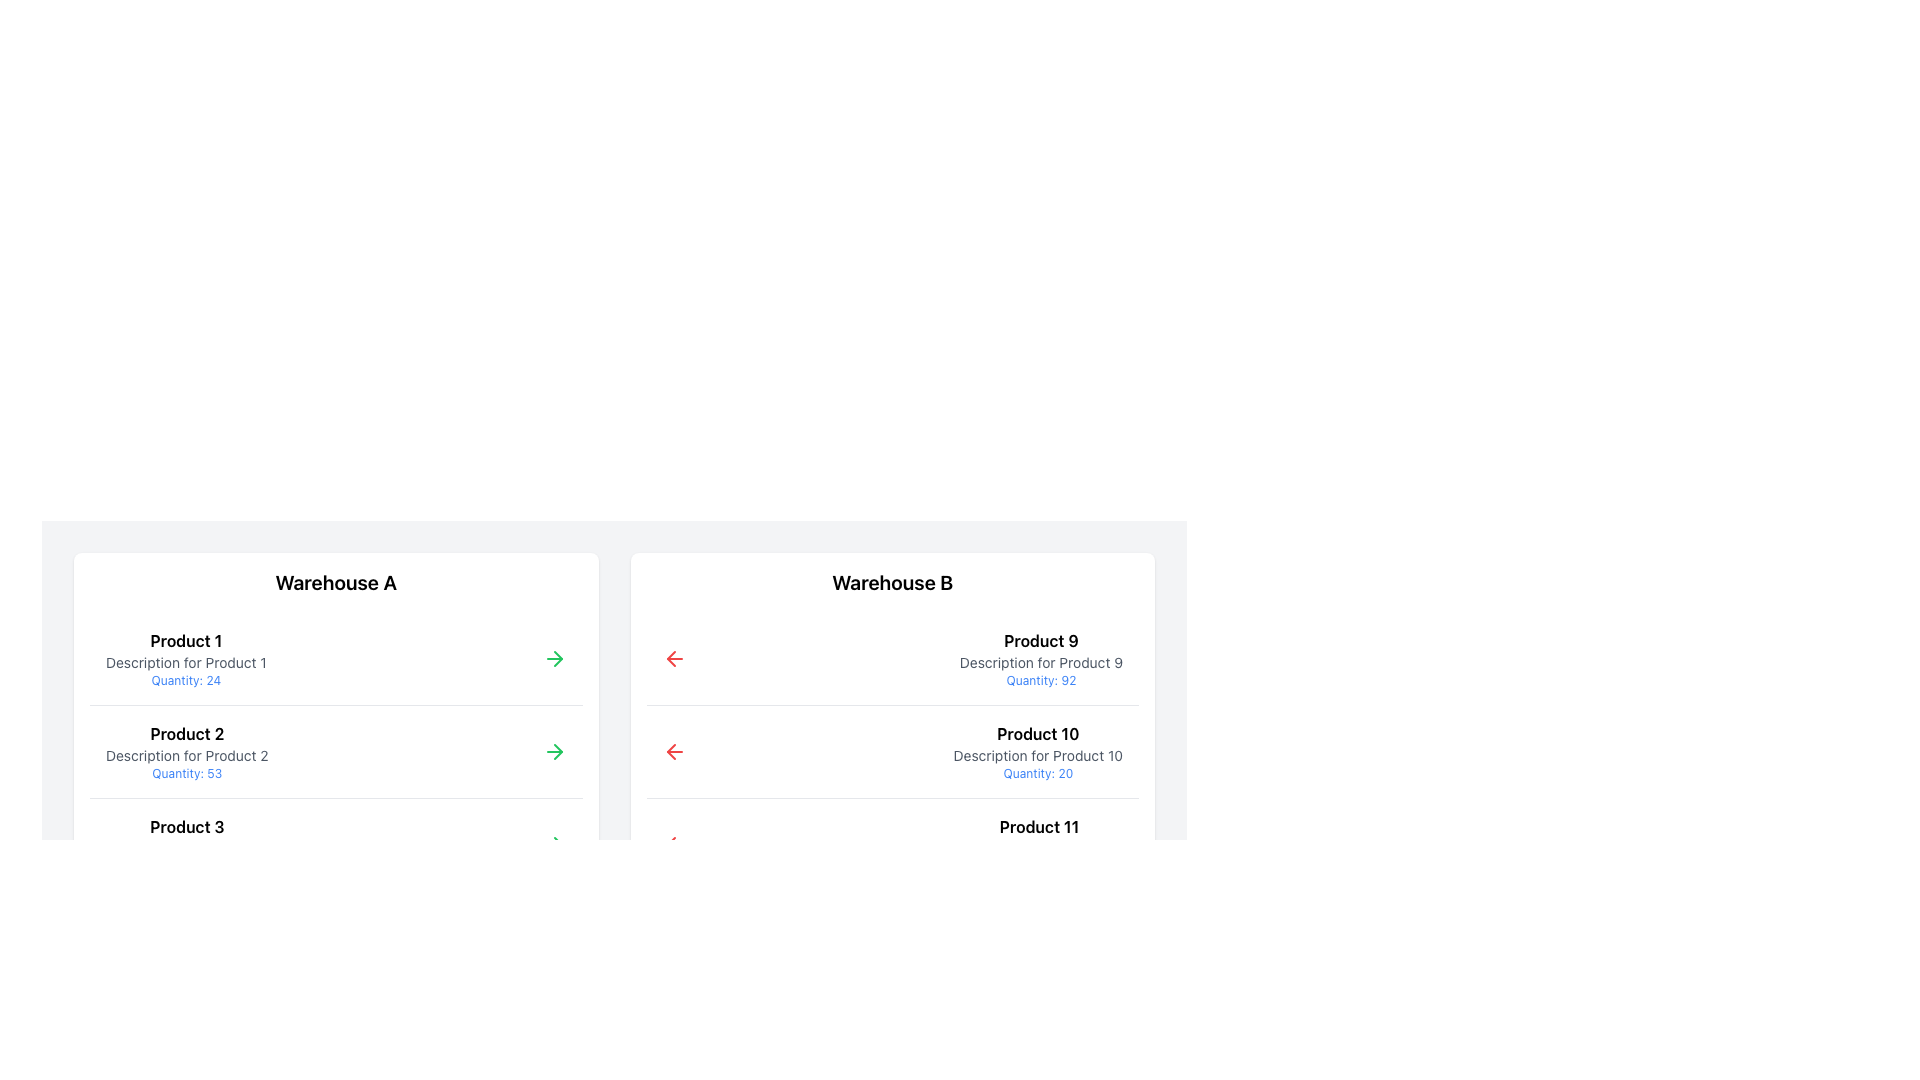 Image resolution: width=1920 pixels, height=1080 pixels. What do you see at coordinates (1038, 752) in the screenshot?
I see `the interactive Text Display Block located in 'Warehouse B', which includes a bold title, smaller description, and a blue quantity link` at bounding box center [1038, 752].